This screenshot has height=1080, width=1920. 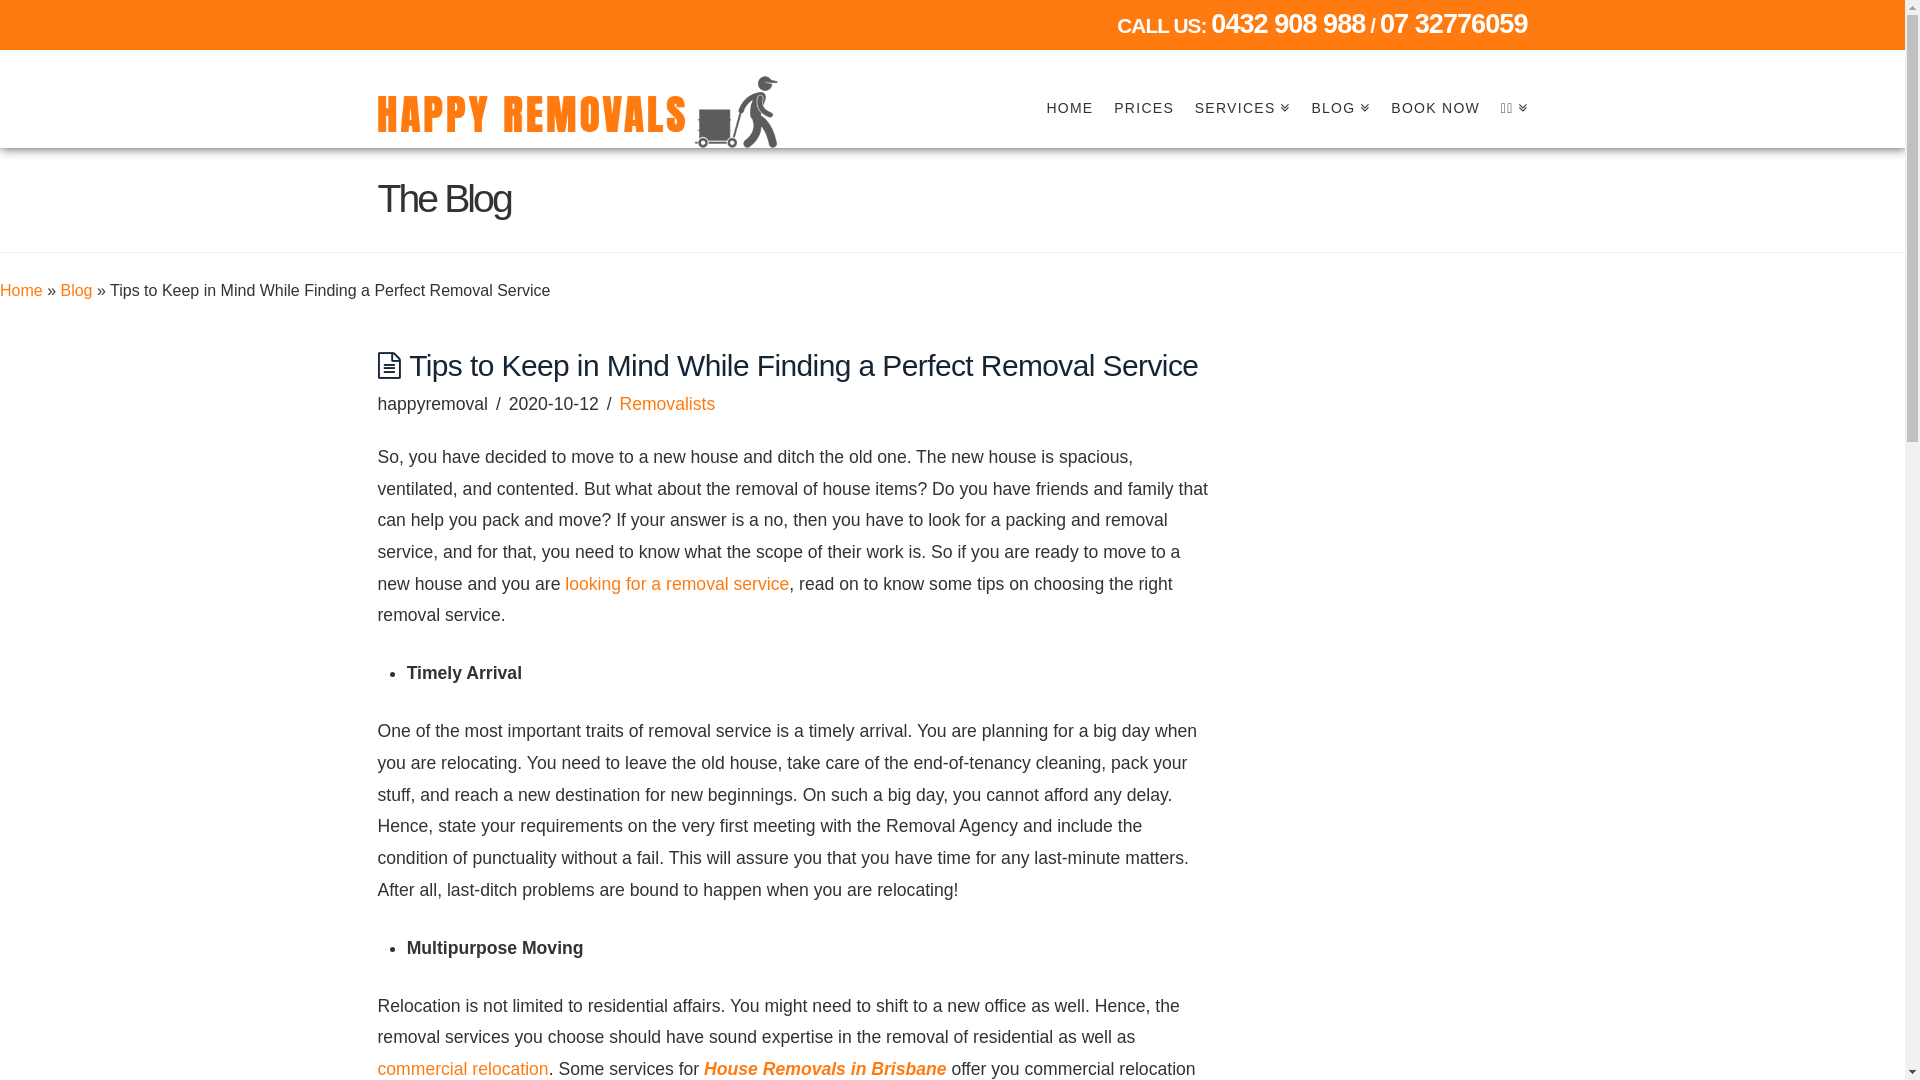 What do you see at coordinates (825, 1067) in the screenshot?
I see `'House Removals in Brisbane'` at bounding box center [825, 1067].